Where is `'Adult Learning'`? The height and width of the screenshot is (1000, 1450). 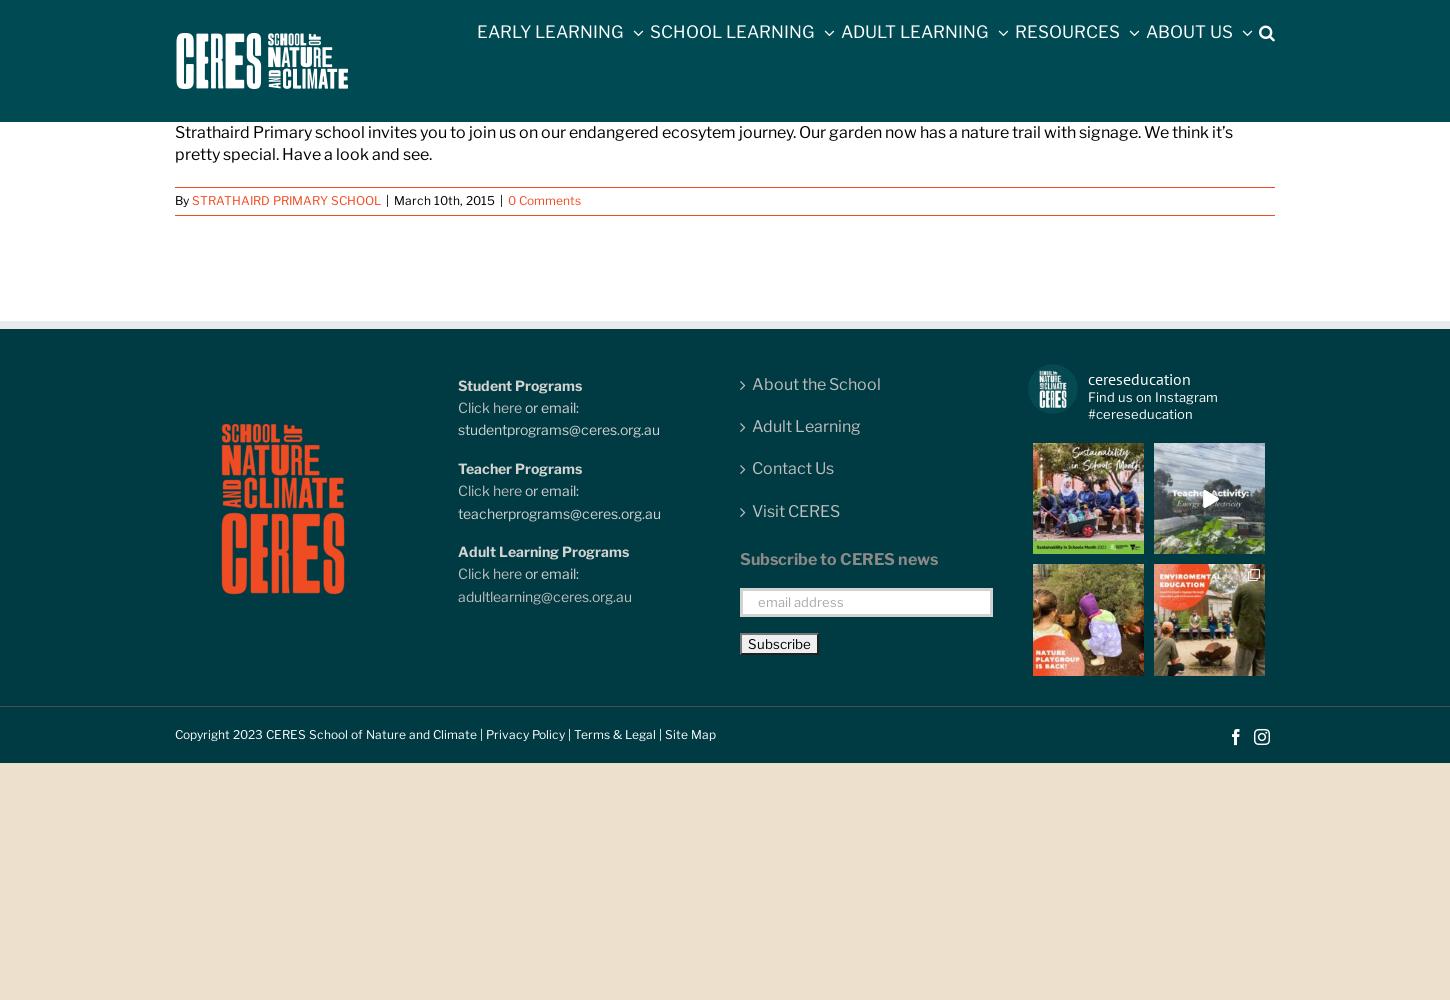 'Adult Learning' is located at coordinates (751, 425).